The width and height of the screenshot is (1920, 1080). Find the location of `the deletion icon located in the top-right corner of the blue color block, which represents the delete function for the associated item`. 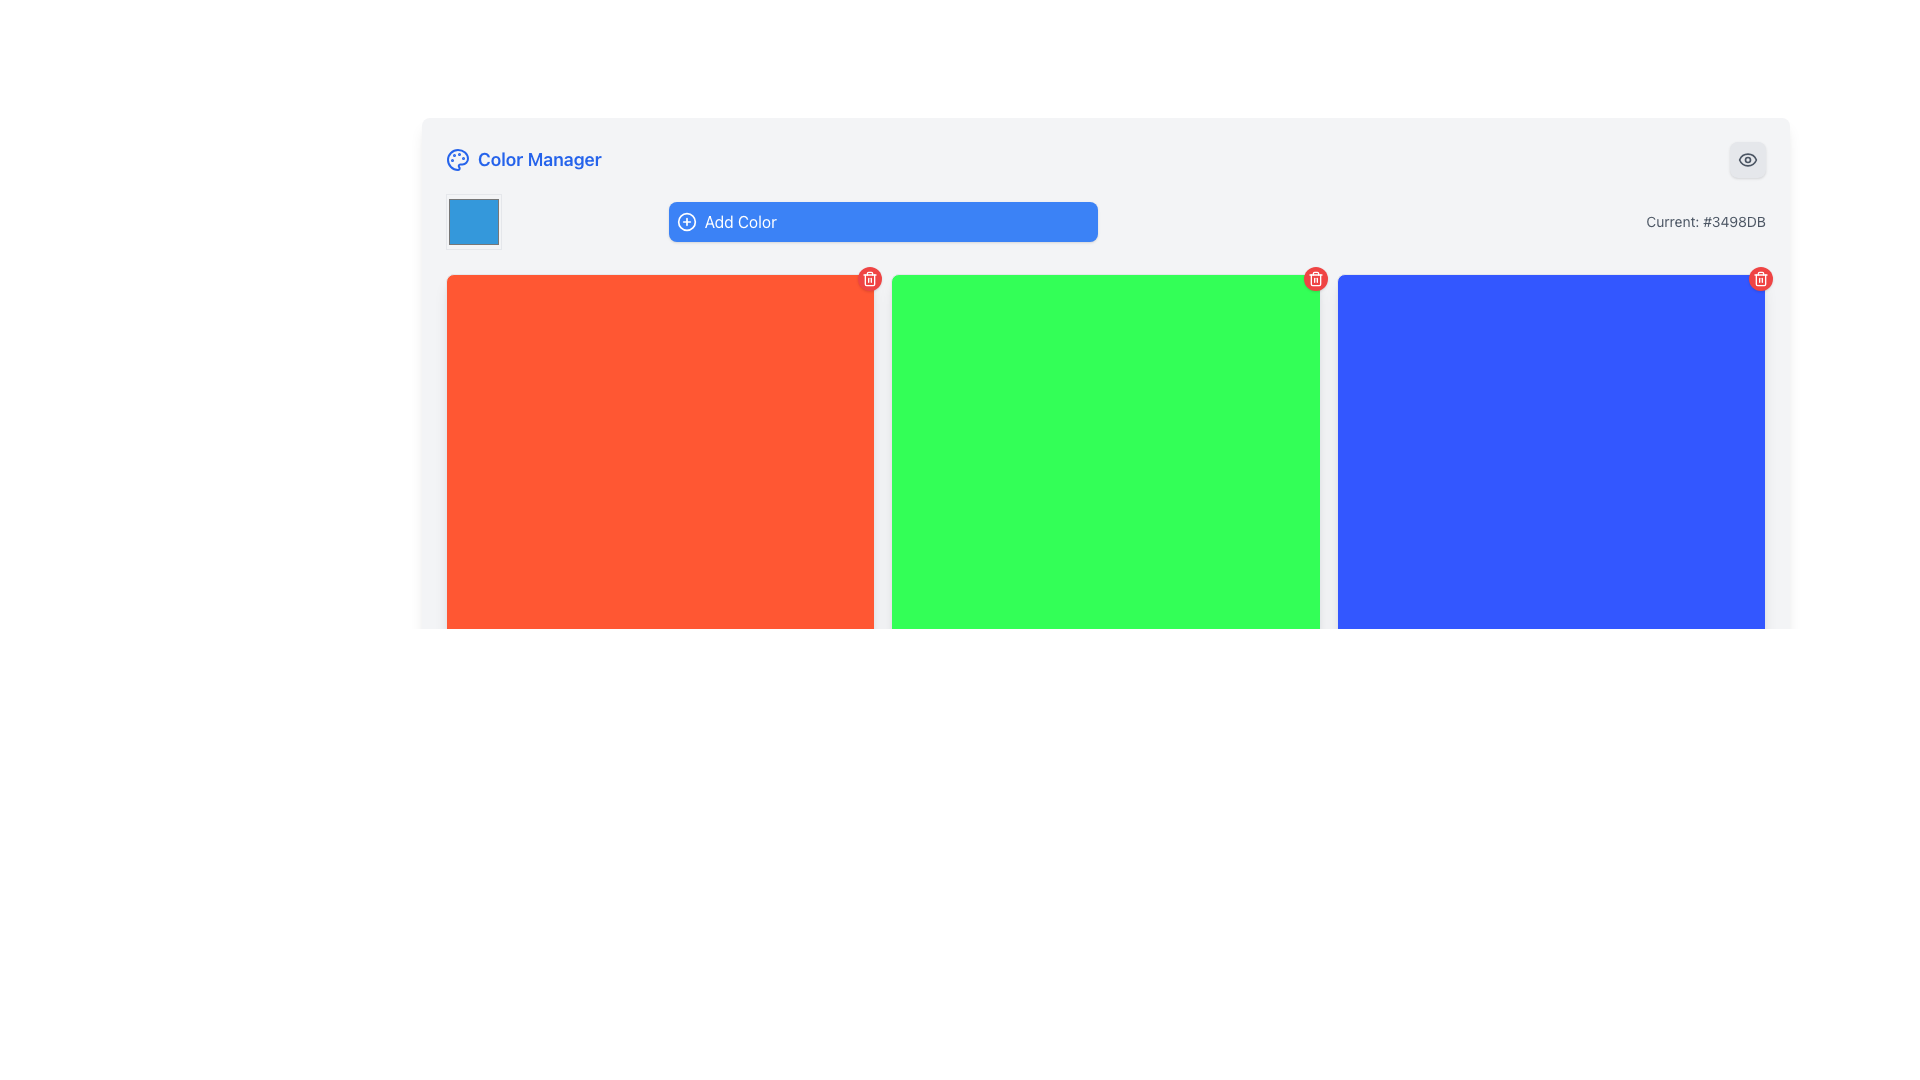

the deletion icon located in the top-right corner of the blue color block, which represents the delete function for the associated item is located at coordinates (1761, 278).